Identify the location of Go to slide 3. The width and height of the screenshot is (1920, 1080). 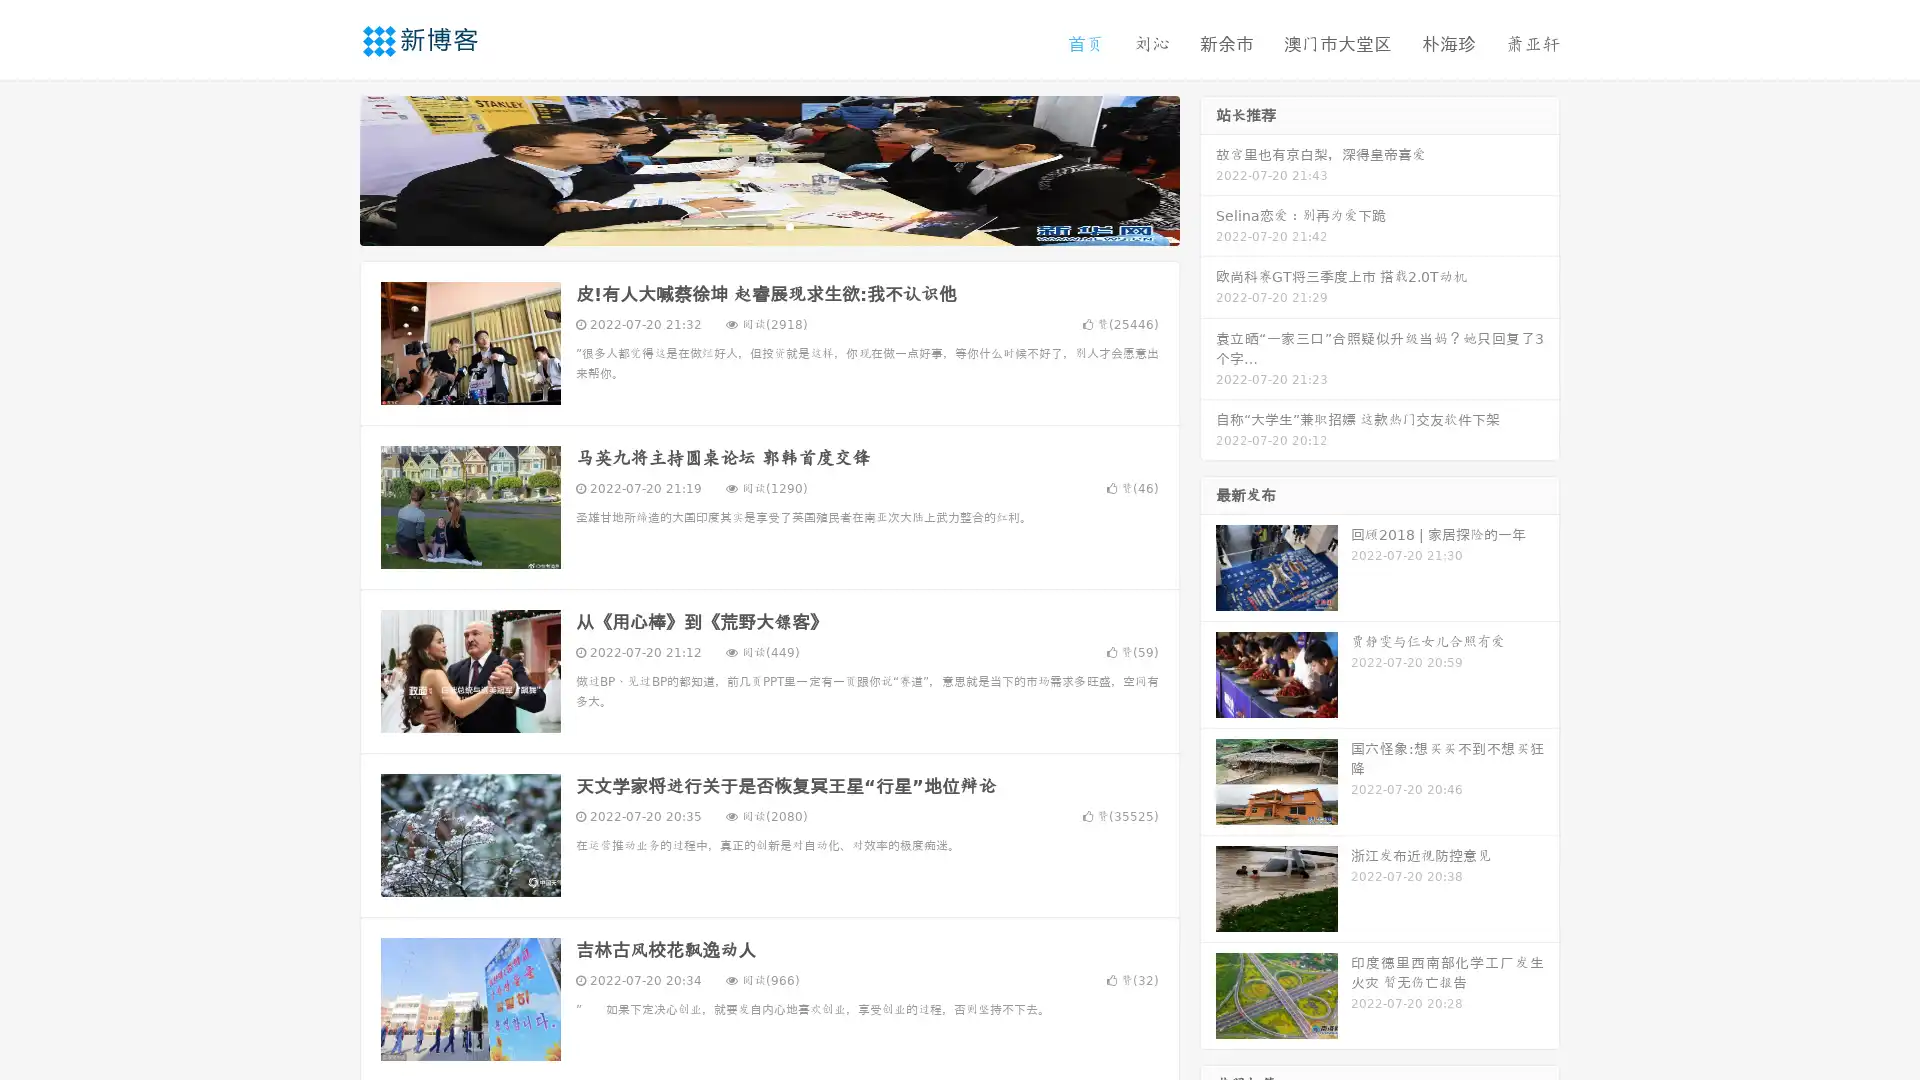
(789, 225).